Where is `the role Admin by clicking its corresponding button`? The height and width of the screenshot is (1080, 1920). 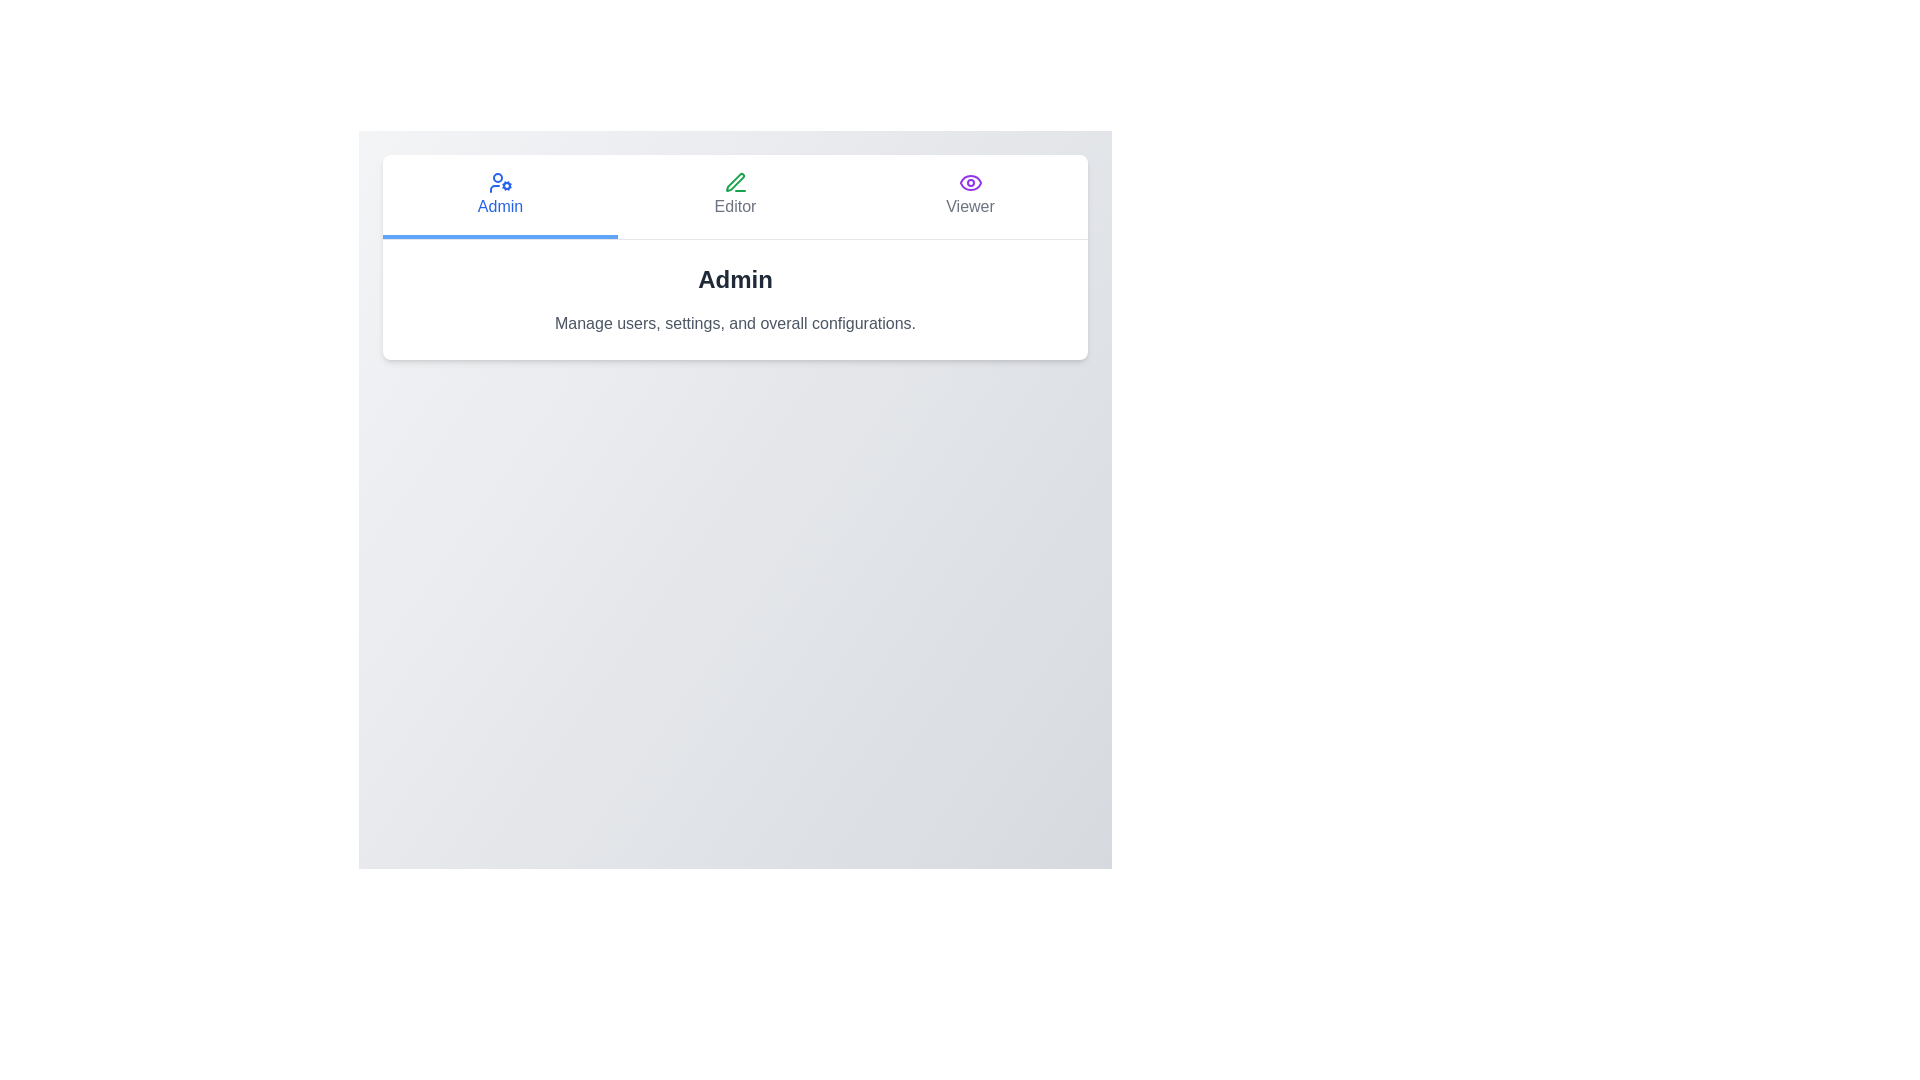
the role Admin by clicking its corresponding button is located at coordinates (500, 196).